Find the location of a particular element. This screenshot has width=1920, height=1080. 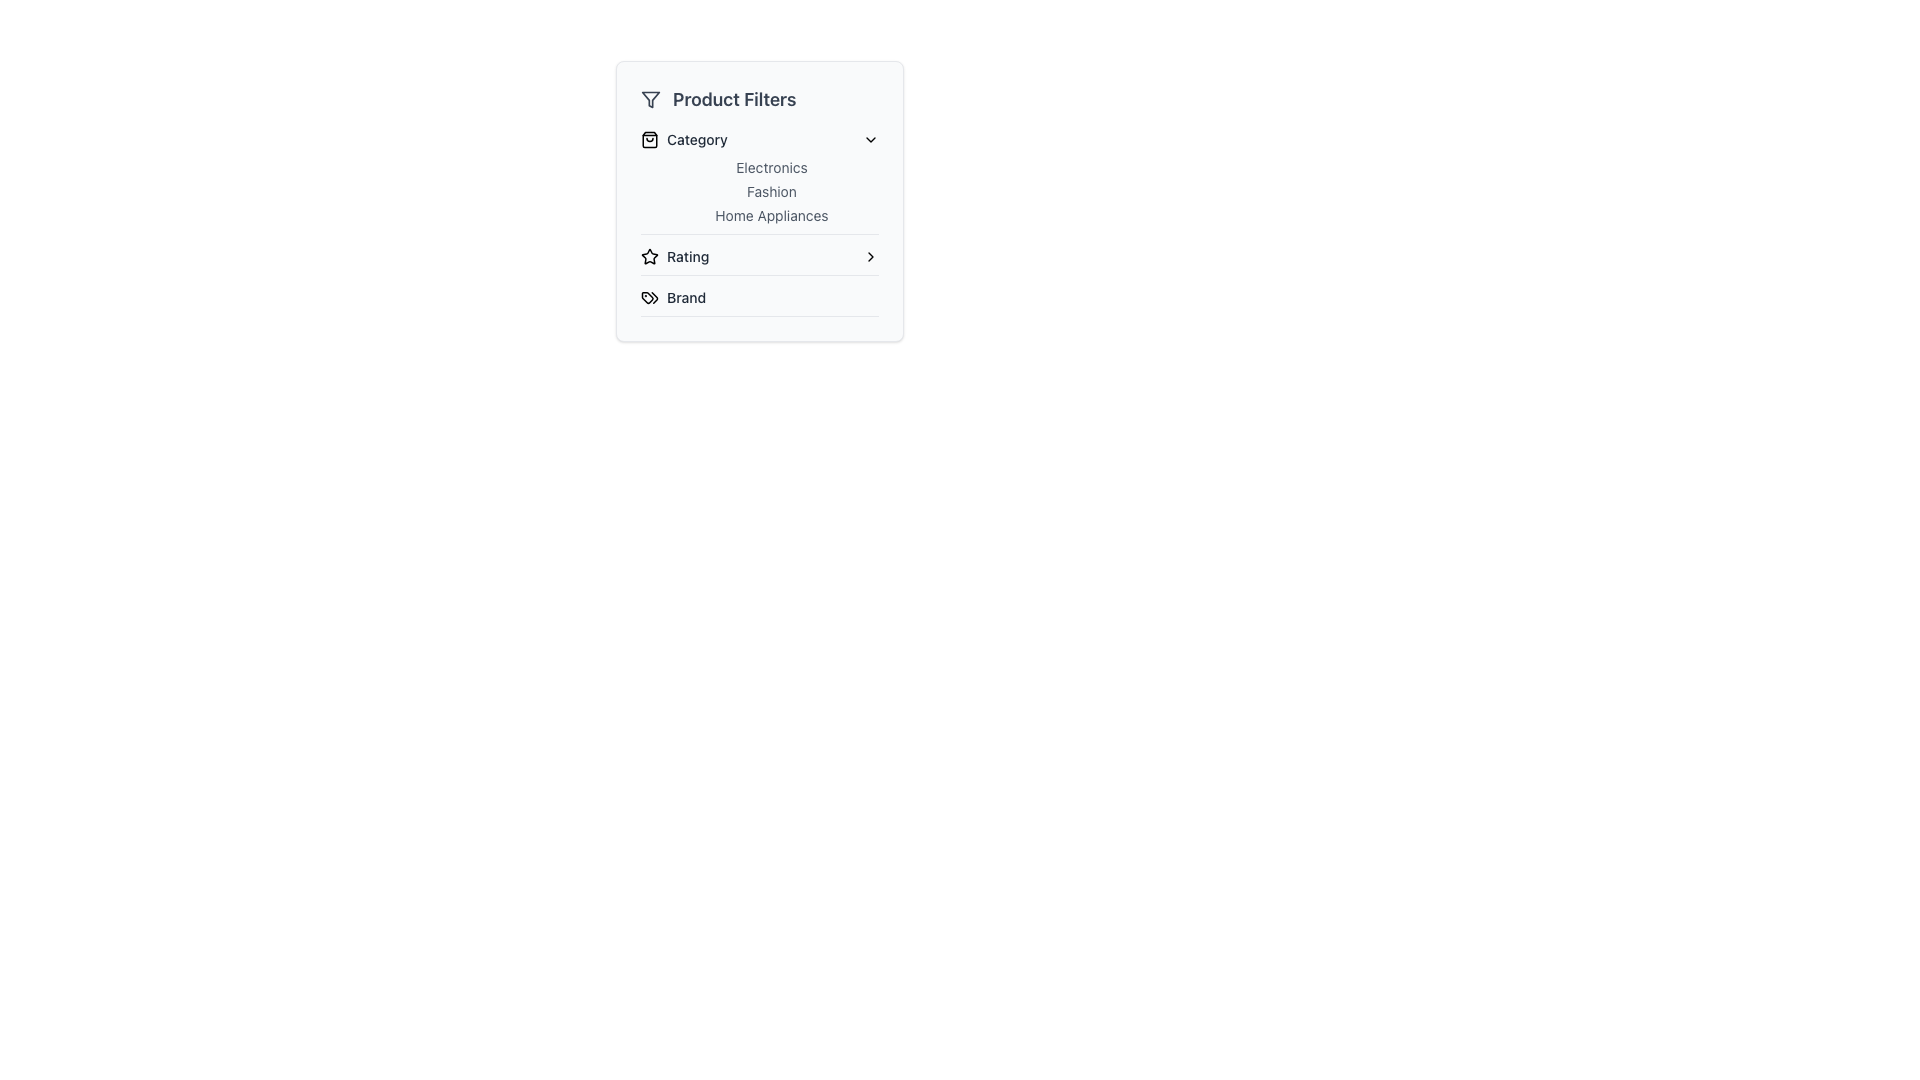

the filter funnel icon located at the top-left corner of the 'Product Filters' section next to the text 'Product Filters' is located at coordinates (651, 100).